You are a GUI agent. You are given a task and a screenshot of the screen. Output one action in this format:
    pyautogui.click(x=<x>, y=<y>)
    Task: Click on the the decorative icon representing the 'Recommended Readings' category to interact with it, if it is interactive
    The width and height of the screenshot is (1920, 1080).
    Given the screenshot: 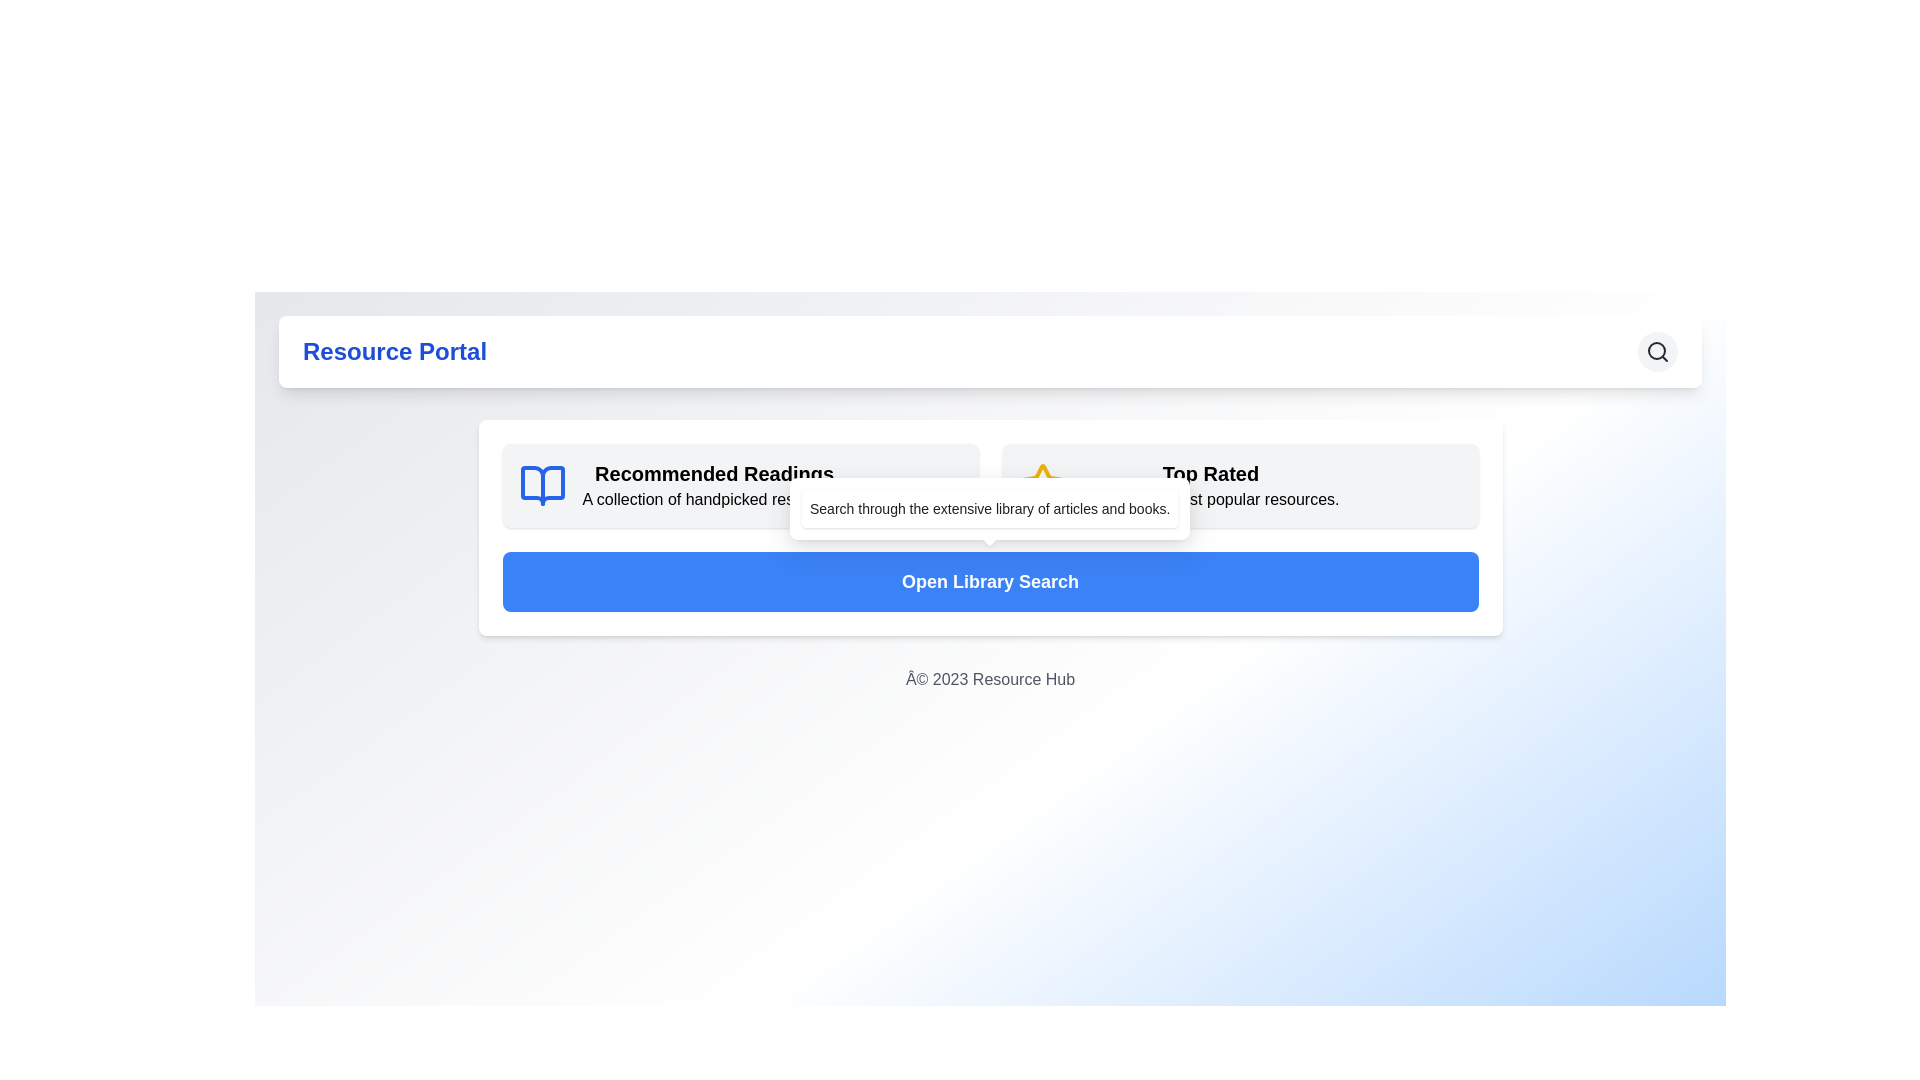 What is the action you would take?
    pyautogui.click(x=542, y=486)
    